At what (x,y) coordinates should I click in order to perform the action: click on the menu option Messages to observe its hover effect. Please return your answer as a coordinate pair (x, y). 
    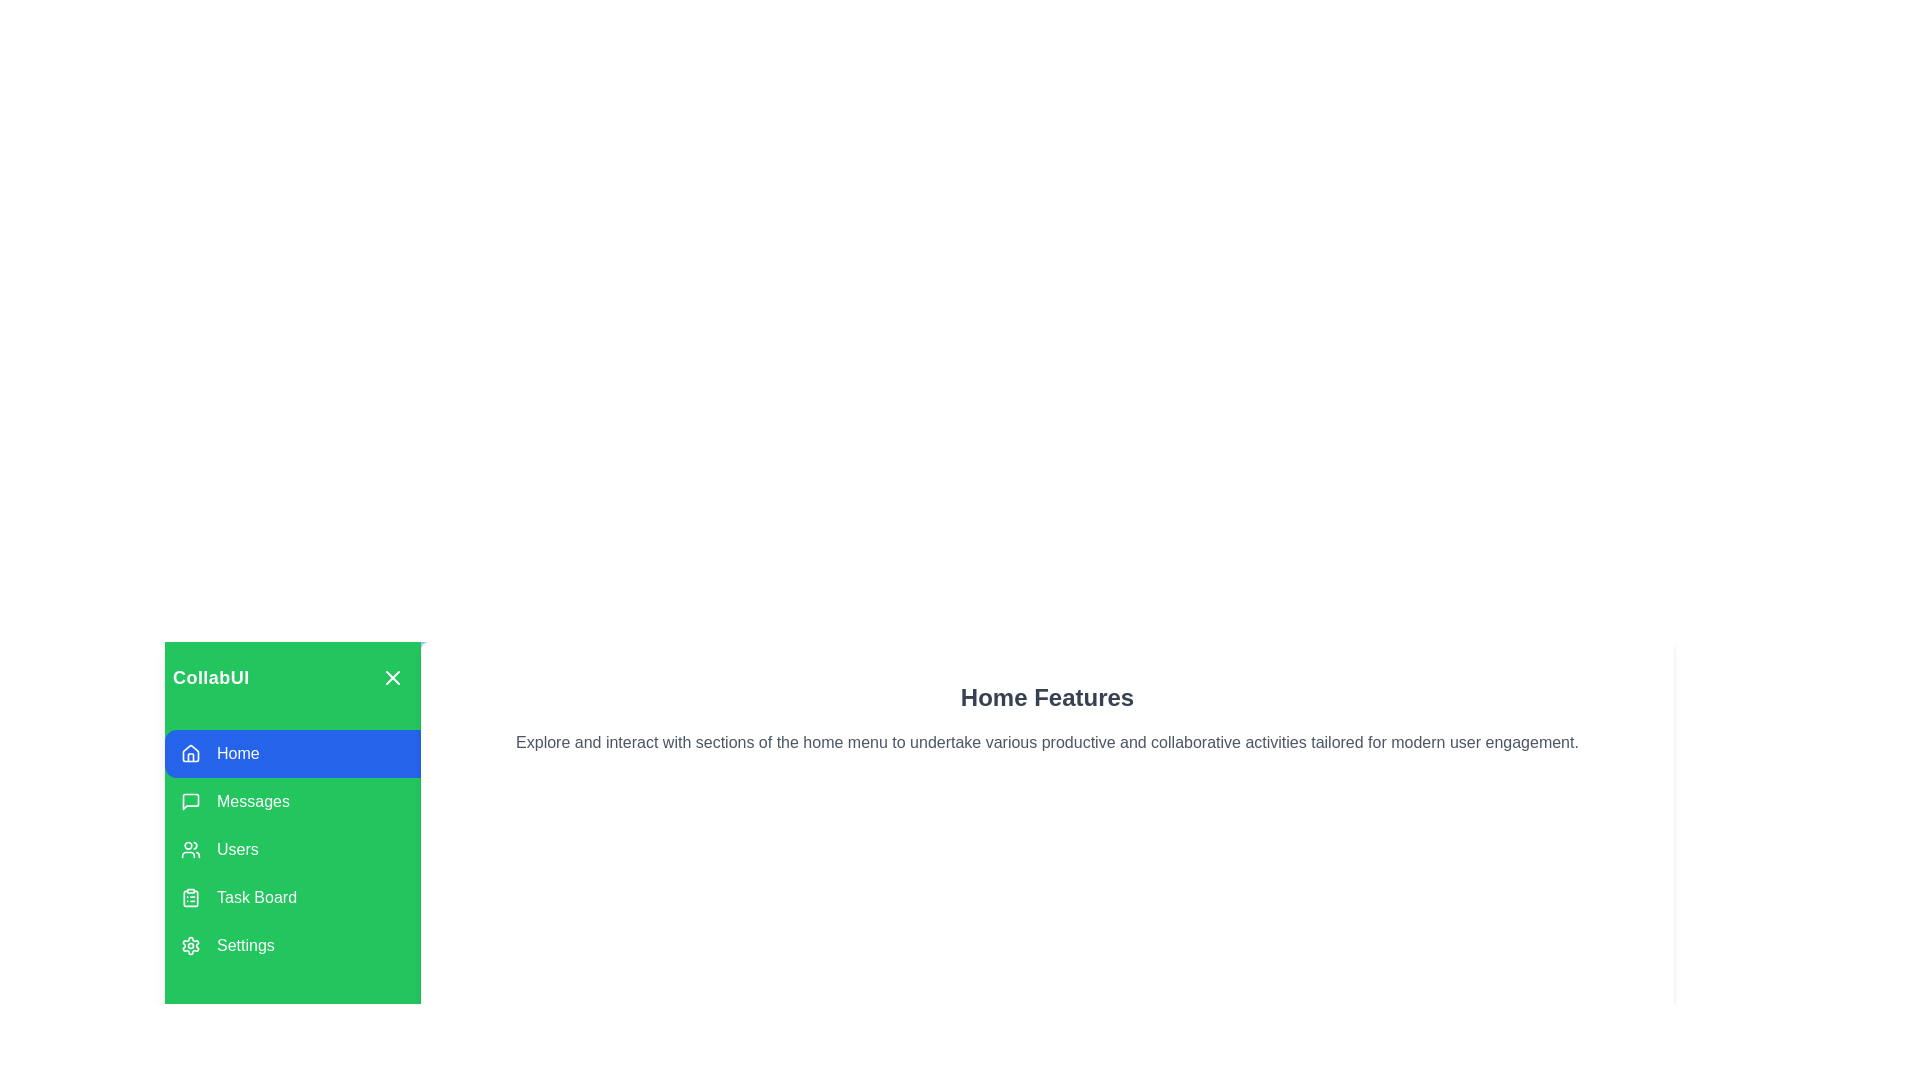
    Looking at the image, I should click on (291, 801).